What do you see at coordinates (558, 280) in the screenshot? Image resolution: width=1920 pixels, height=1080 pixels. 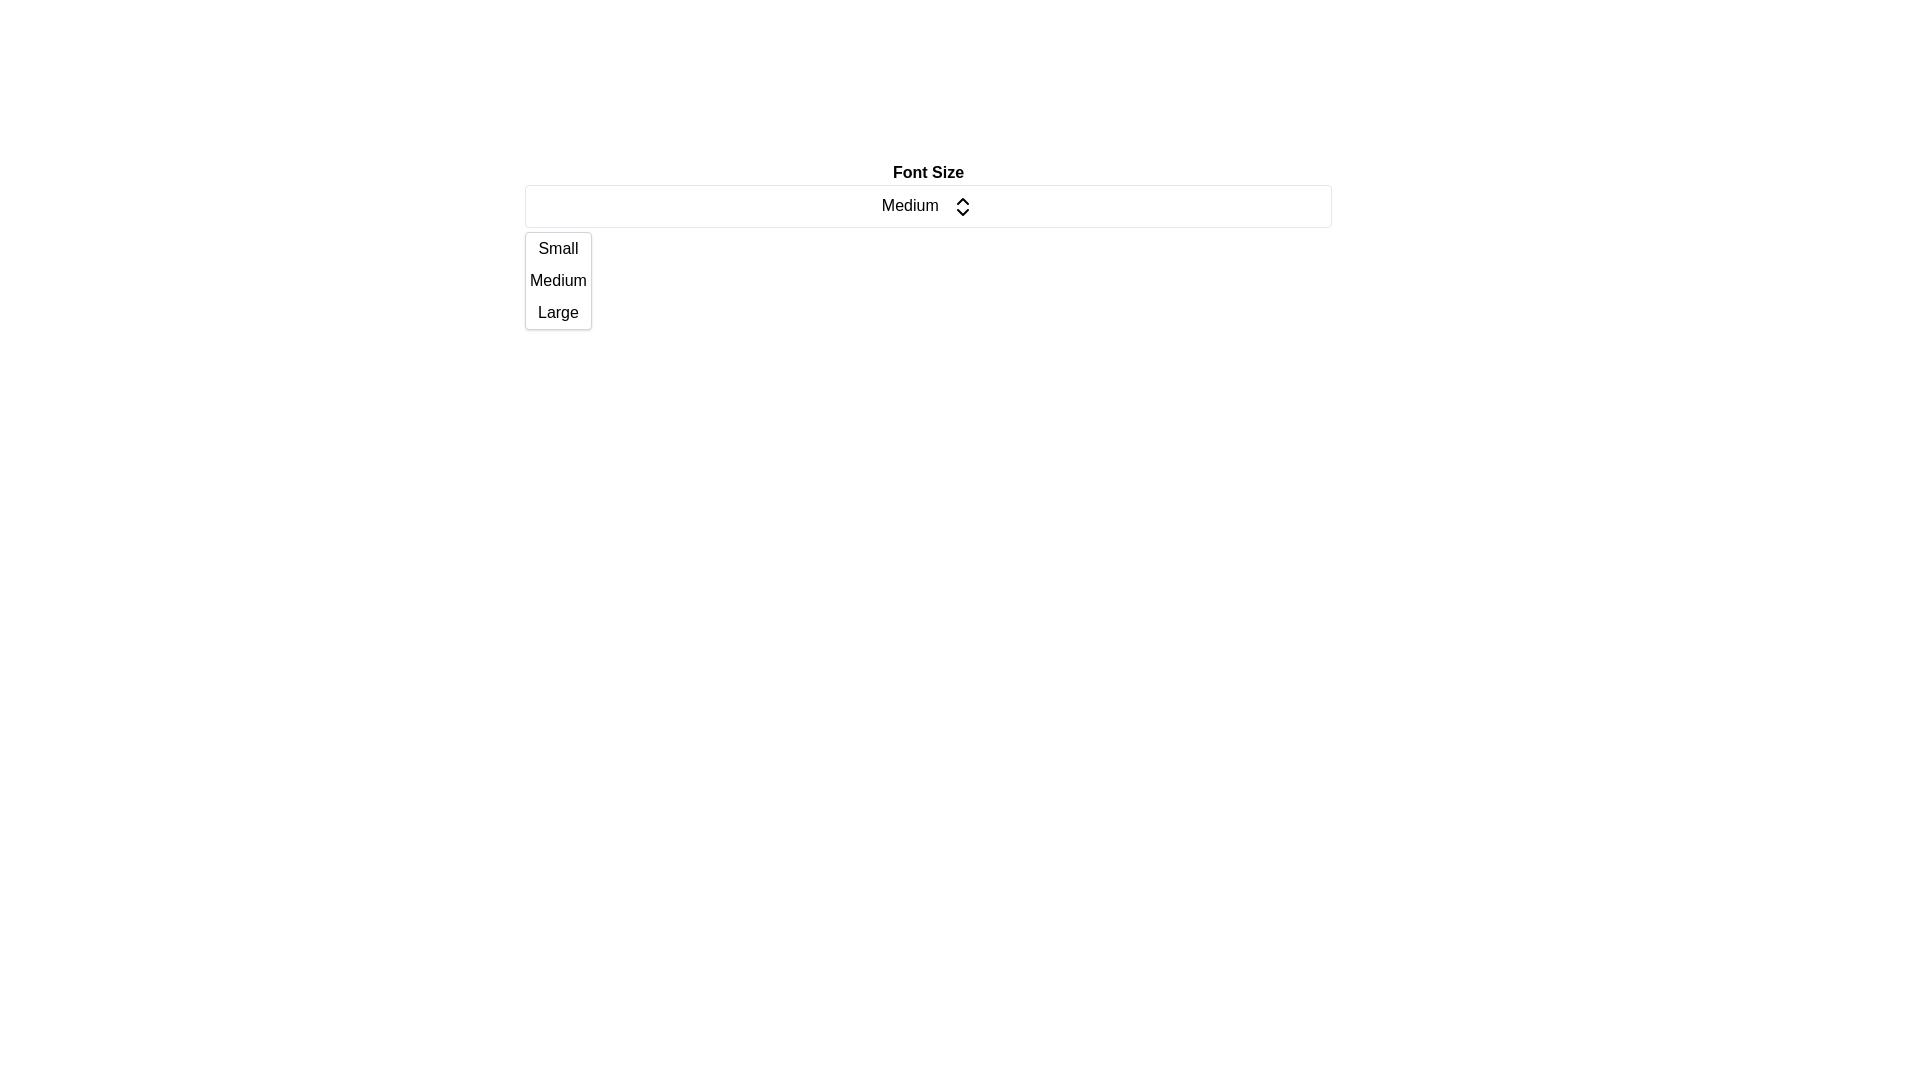 I see `the Dropdown menu containing options 'Small', 'Medium', and 'Large'` at bounding box center [558, 280].